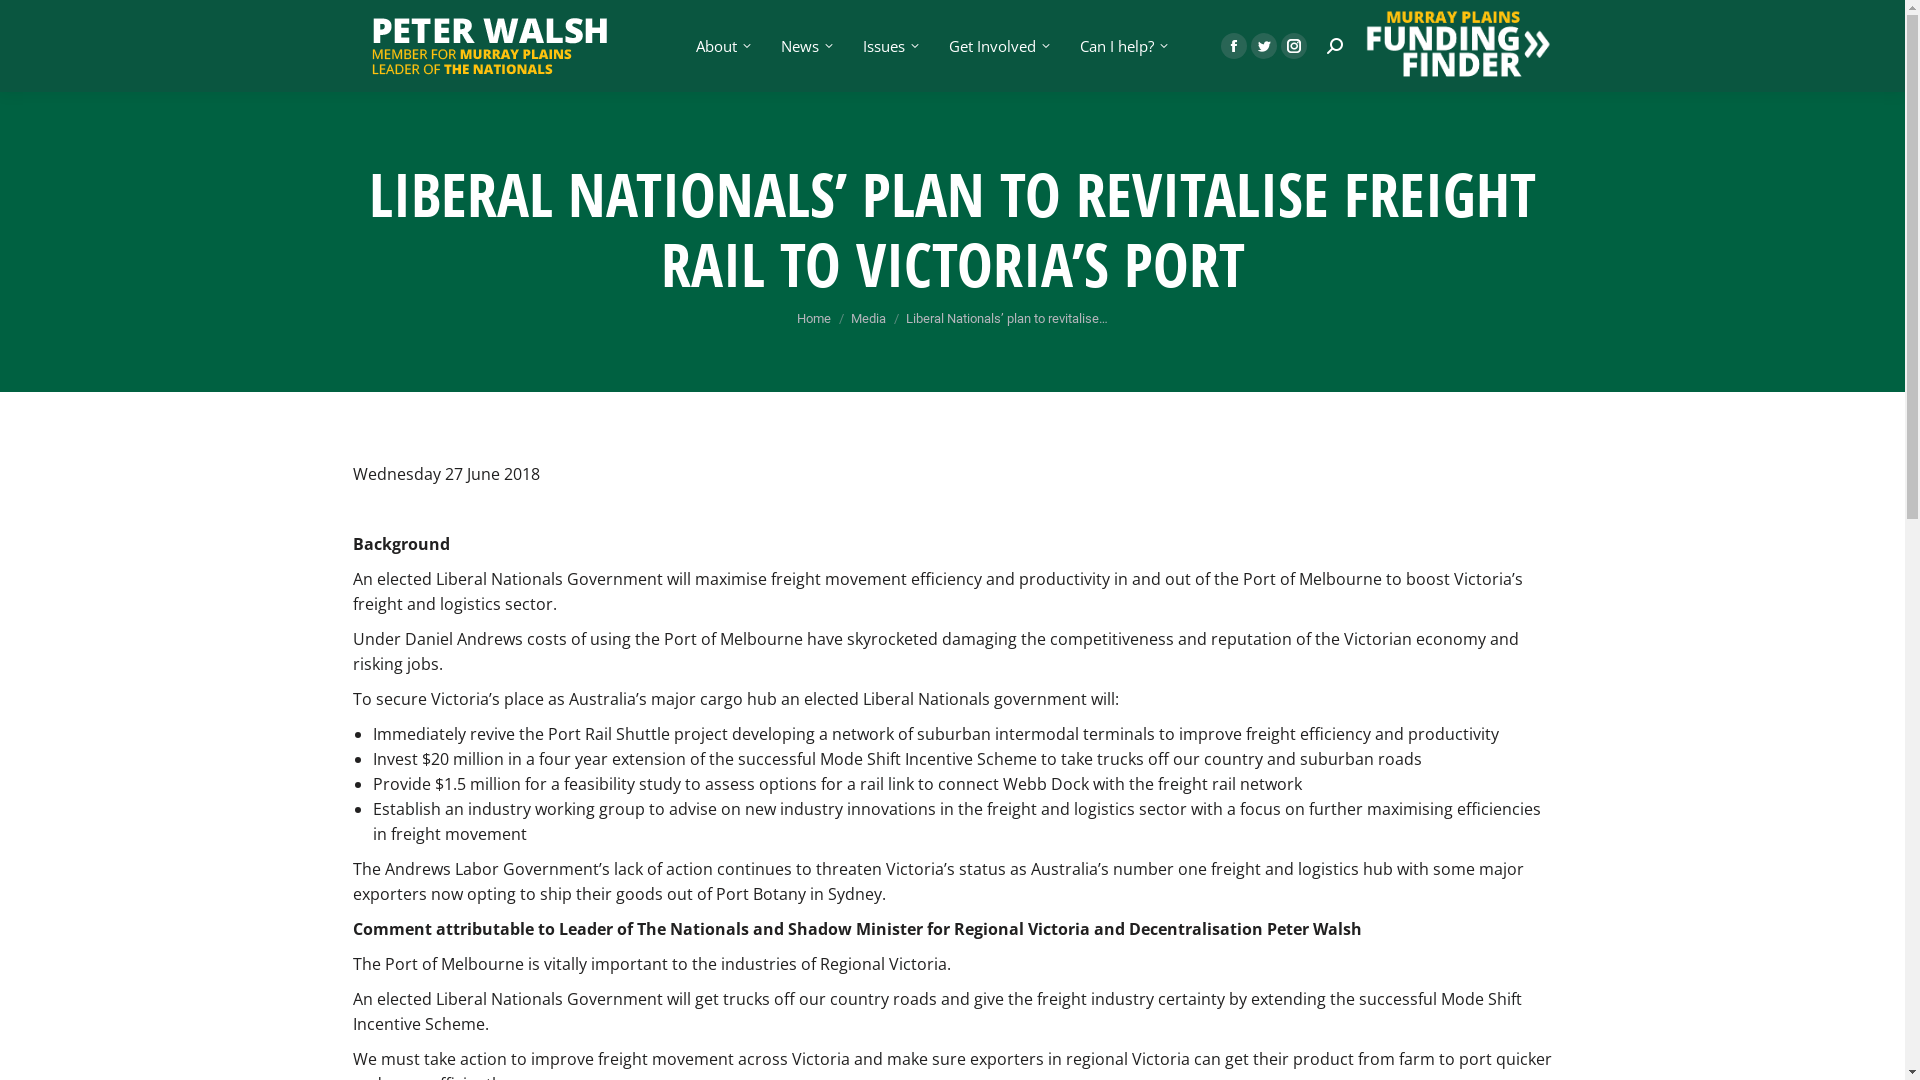 This screenshot has height=1080, width=1920. Describe the element at coordinates (887, 45) in the screenshot. I see `'Issues'` at that location.